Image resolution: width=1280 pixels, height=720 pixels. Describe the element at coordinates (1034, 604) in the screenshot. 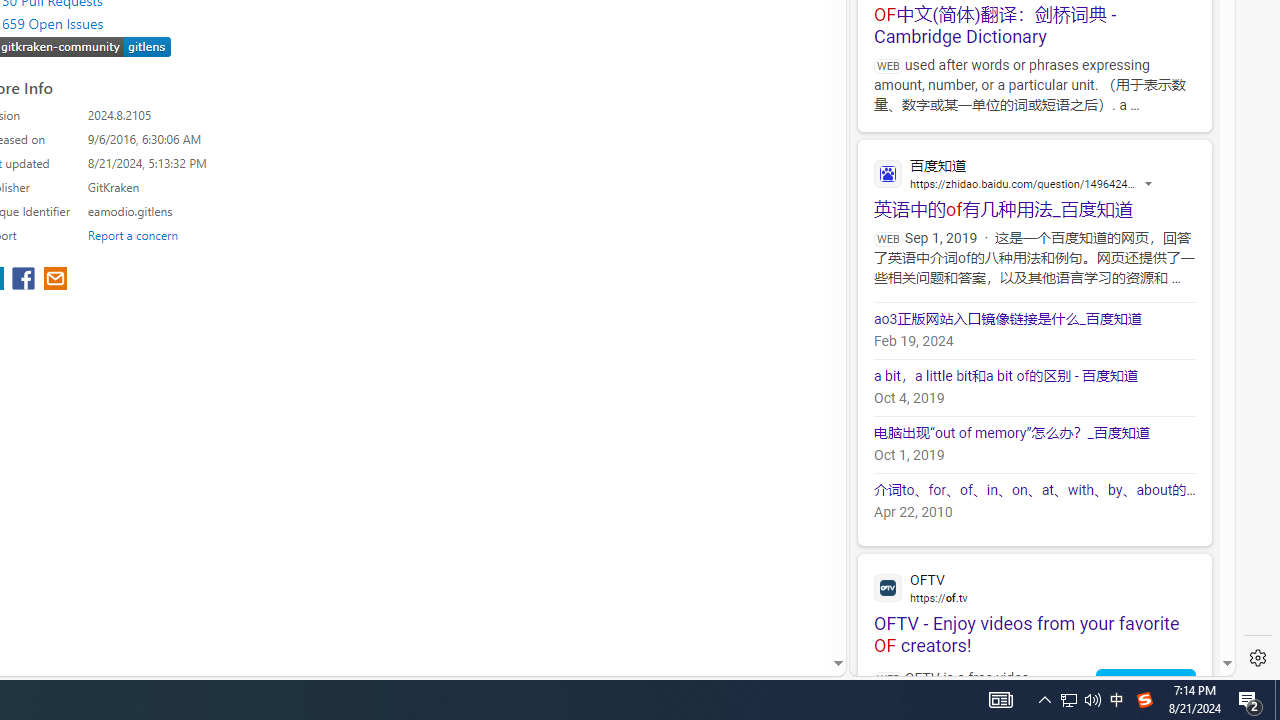

I see `'OFTV - Enjoy videos from your favorite OF creators!'` at that location.